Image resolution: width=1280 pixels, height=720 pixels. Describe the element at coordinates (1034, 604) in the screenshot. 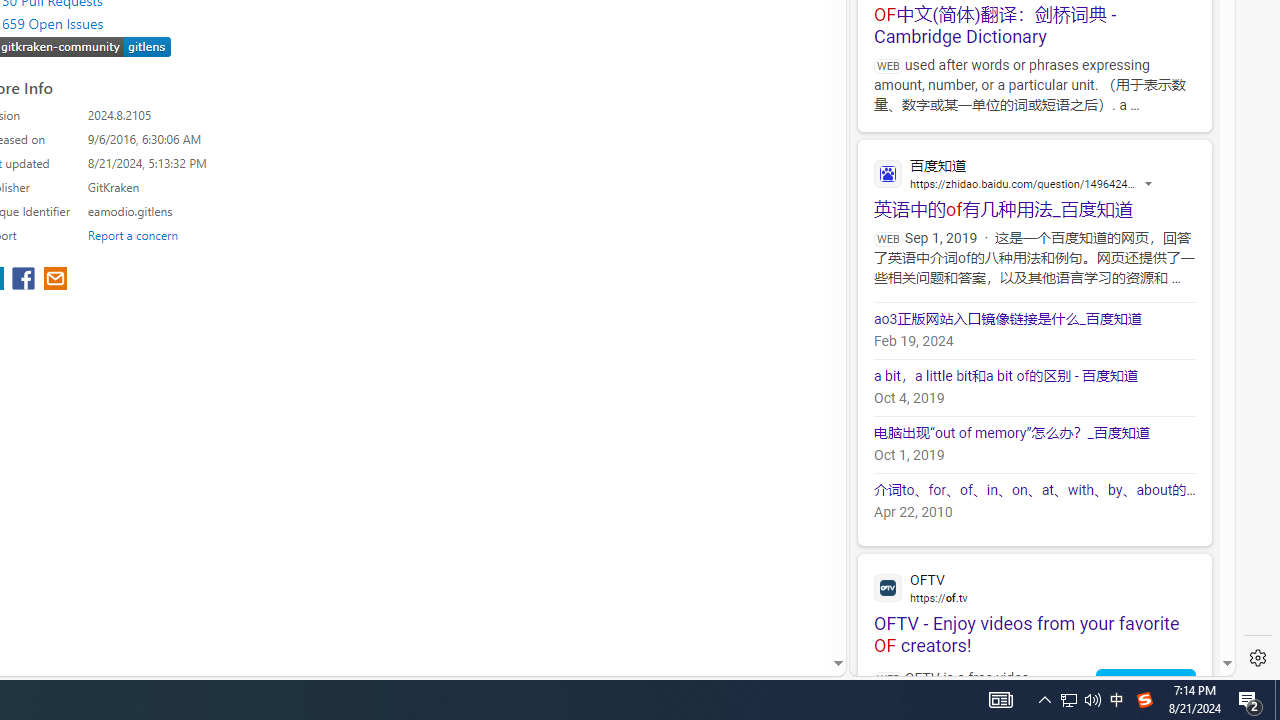

I see `'OFTV - Enjoy videos from your favorite OF creators!'` at that location.